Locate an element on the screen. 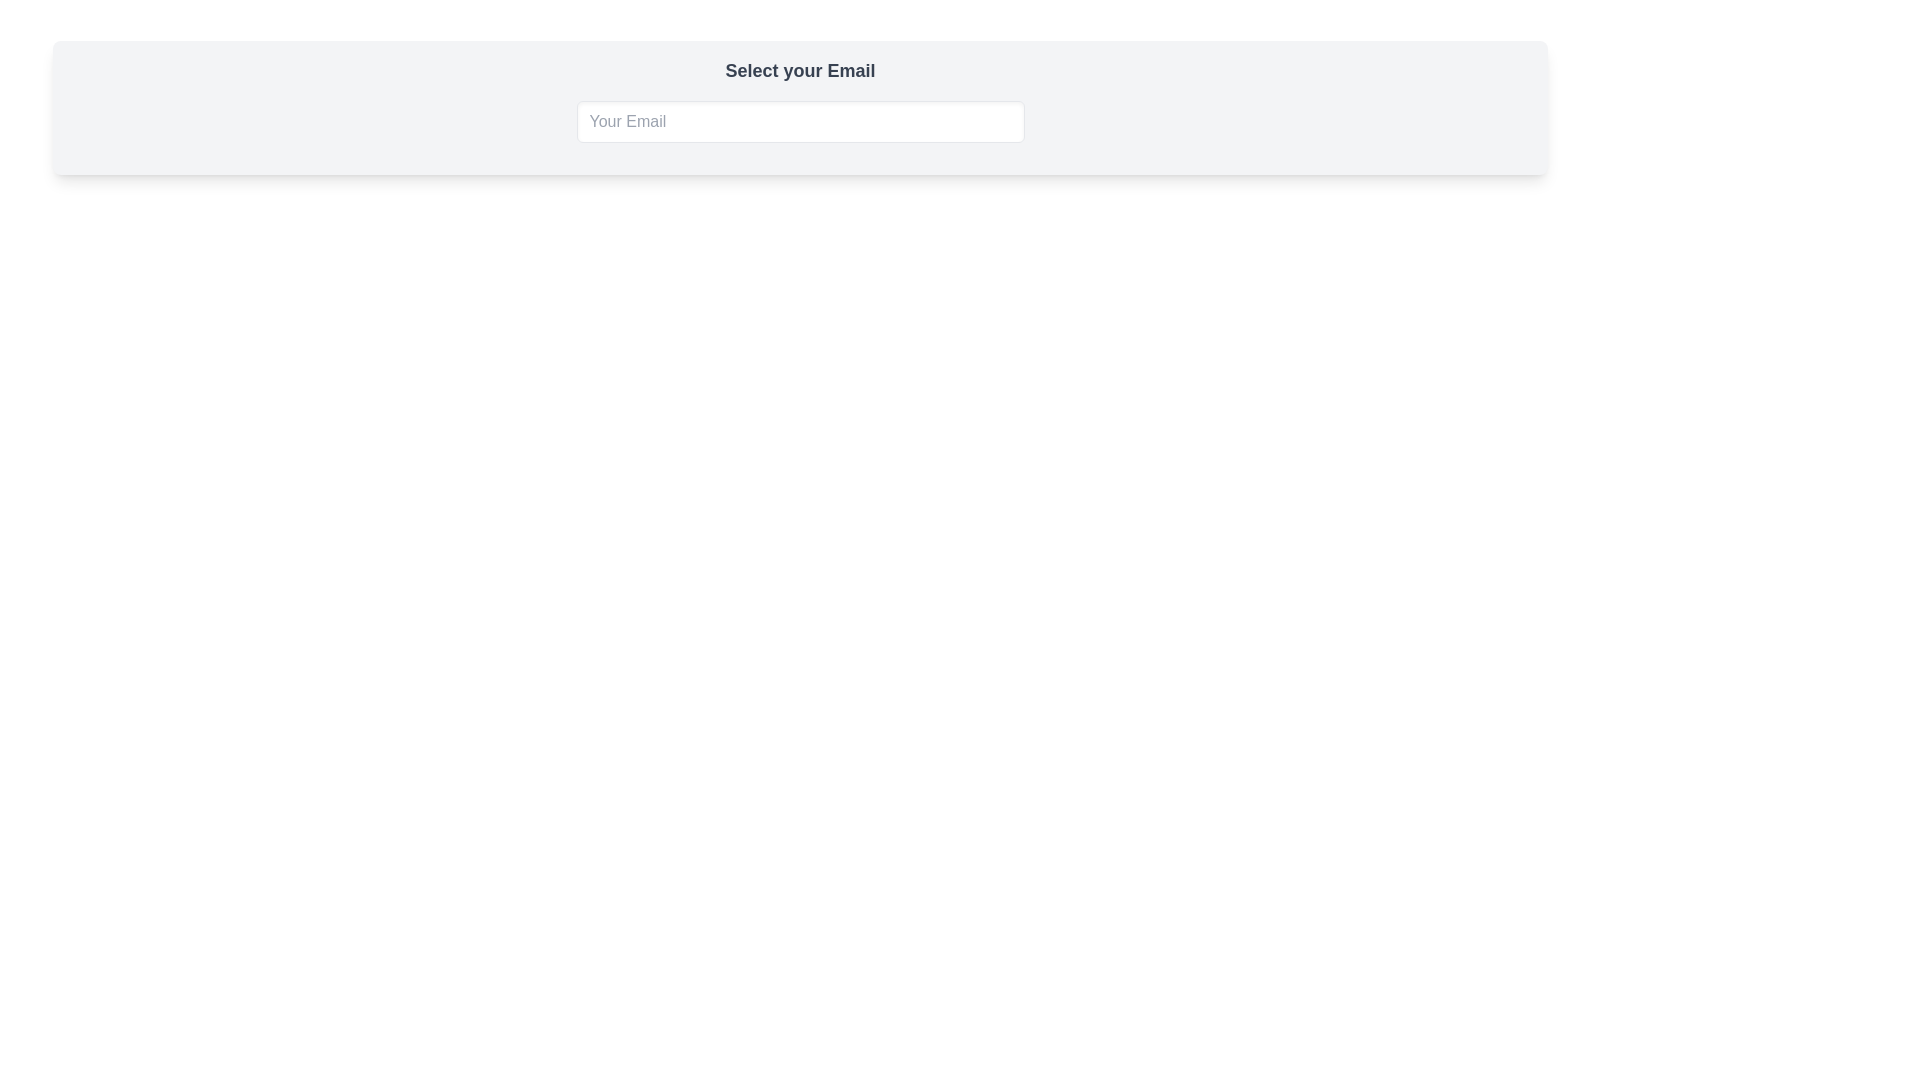  the prominent text label reading 'Select your Email', which is displayed in a bold, large dark-gray font at the top center of a card-like section is located at coordinates (800, 69).